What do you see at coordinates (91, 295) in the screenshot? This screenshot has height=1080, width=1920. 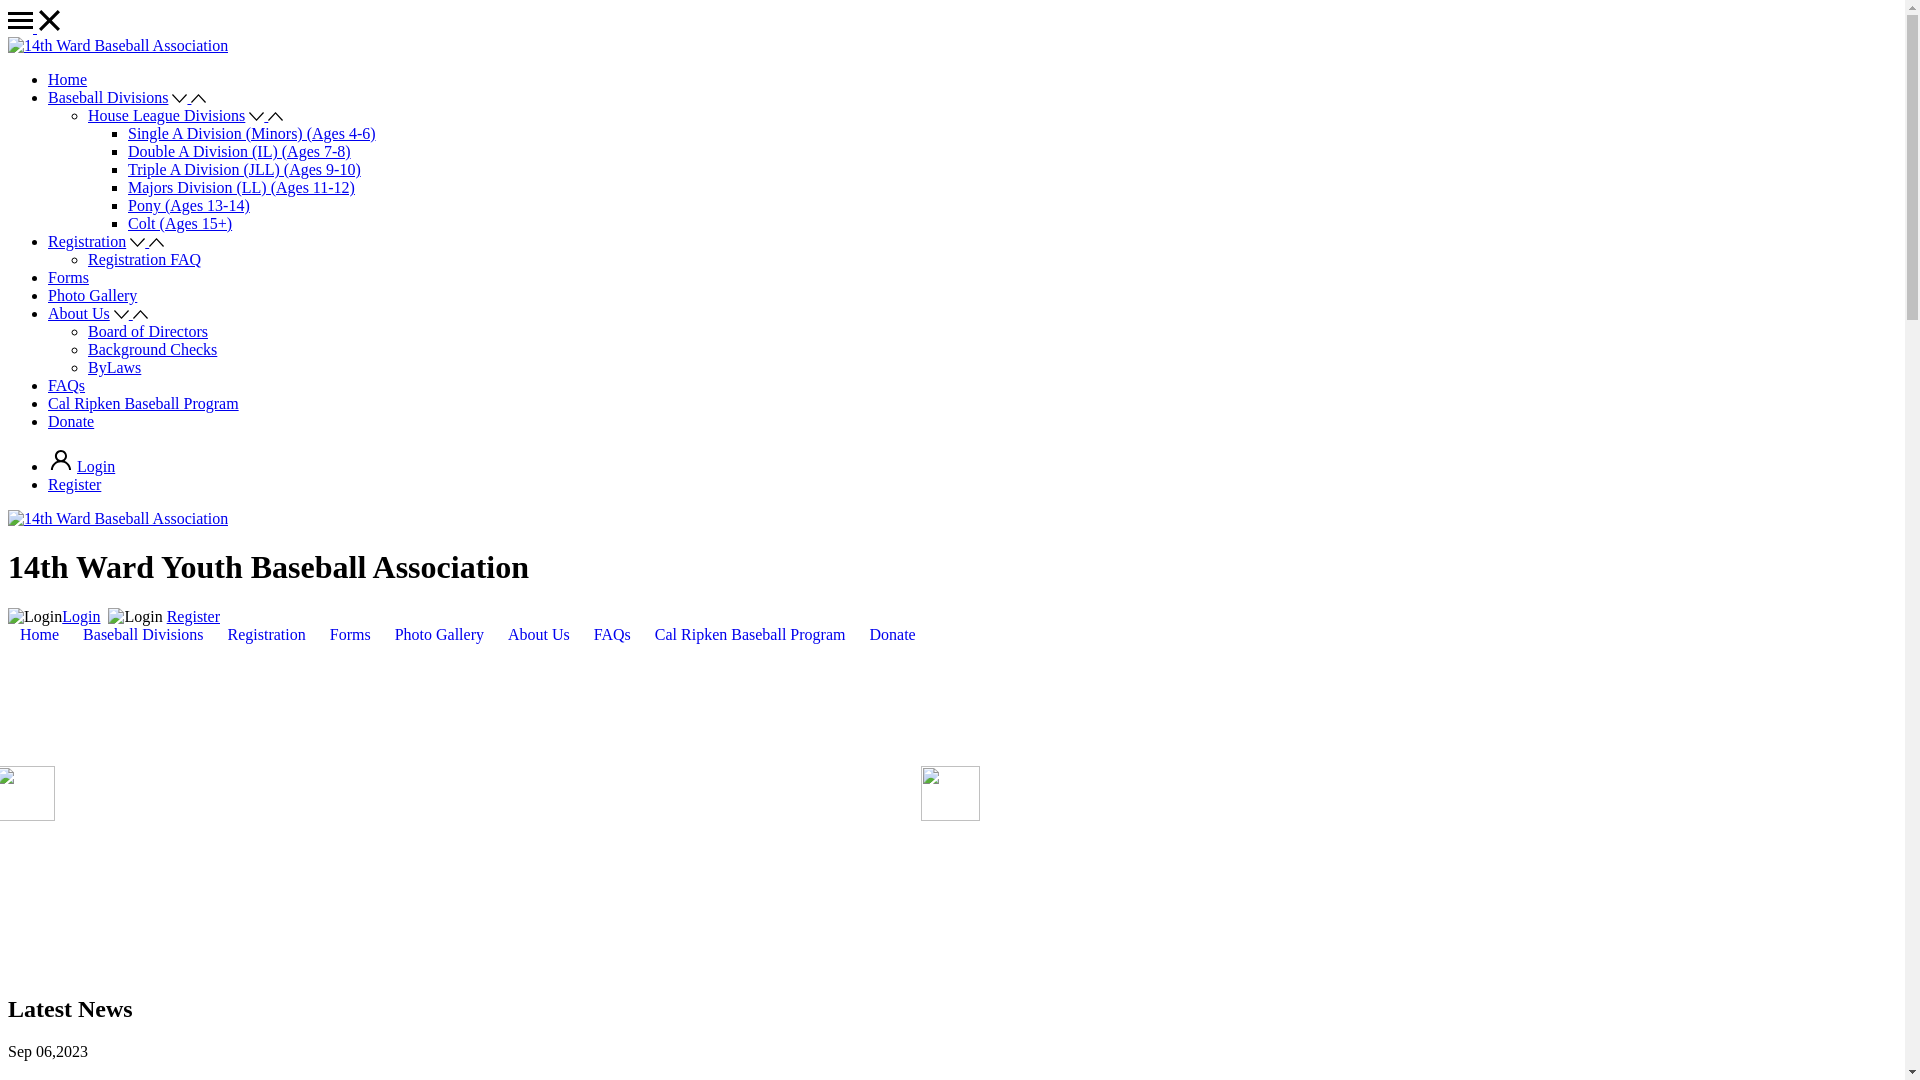 I see `'Photo Gallery'` at bounding box center [91, 295].